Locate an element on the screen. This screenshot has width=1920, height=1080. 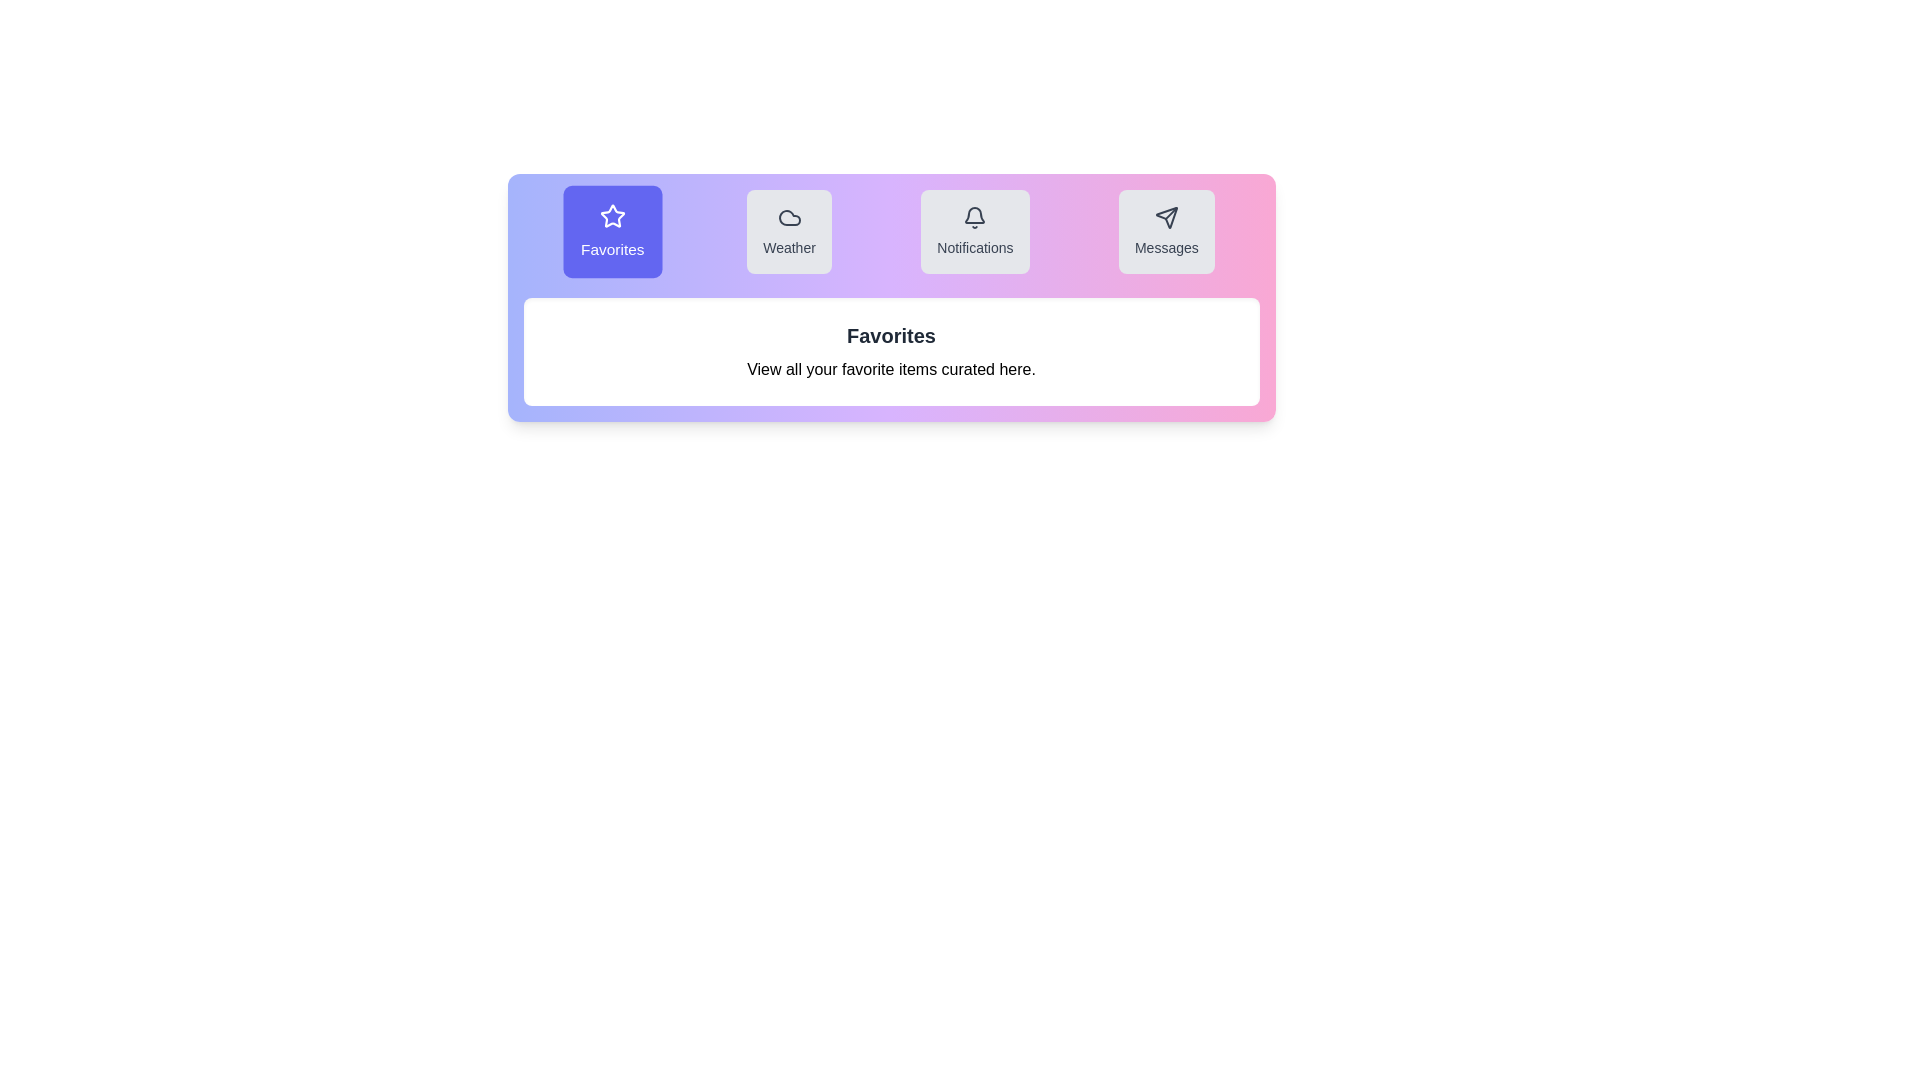
the tab labeled Favorites to observe its visual effect is located at coordinates (612, 230).